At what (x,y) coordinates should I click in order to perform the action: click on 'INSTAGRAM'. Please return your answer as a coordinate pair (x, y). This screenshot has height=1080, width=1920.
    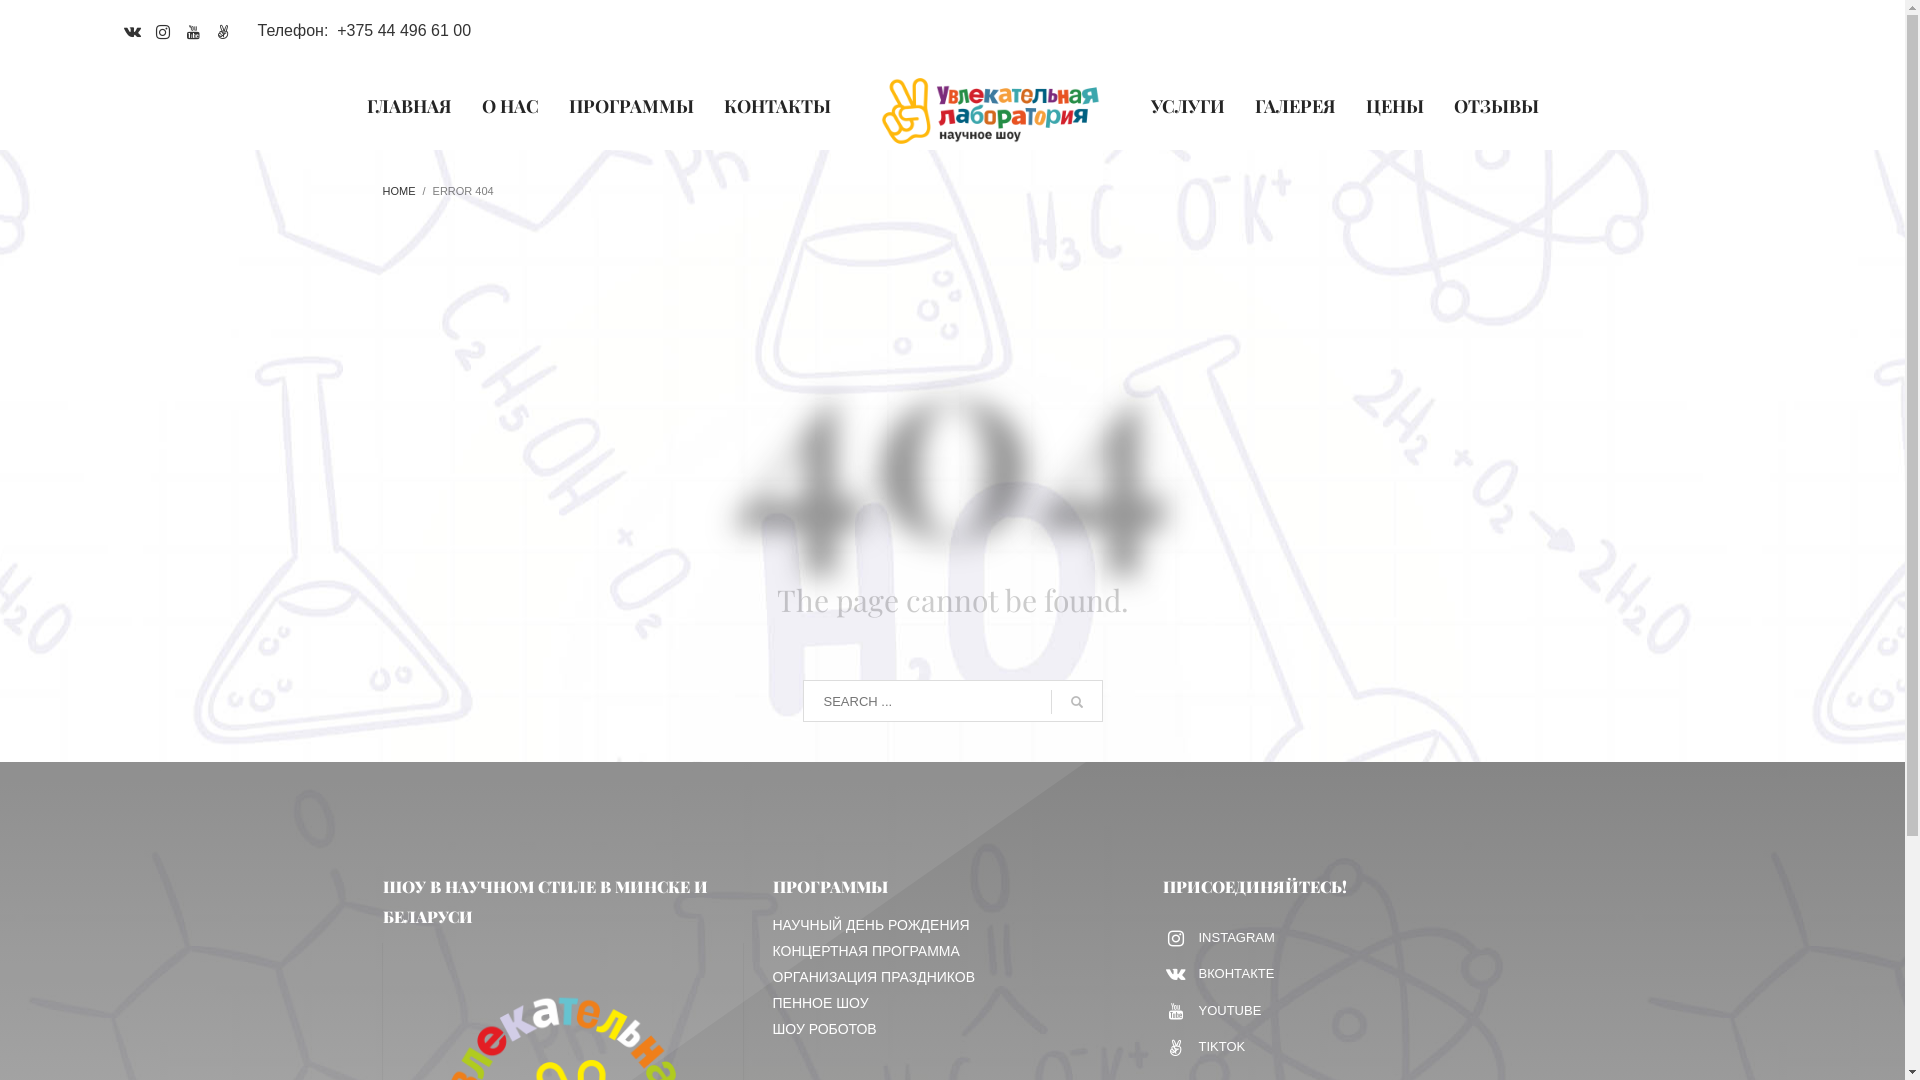
    Looking at the image, I should click on (1219, 937).